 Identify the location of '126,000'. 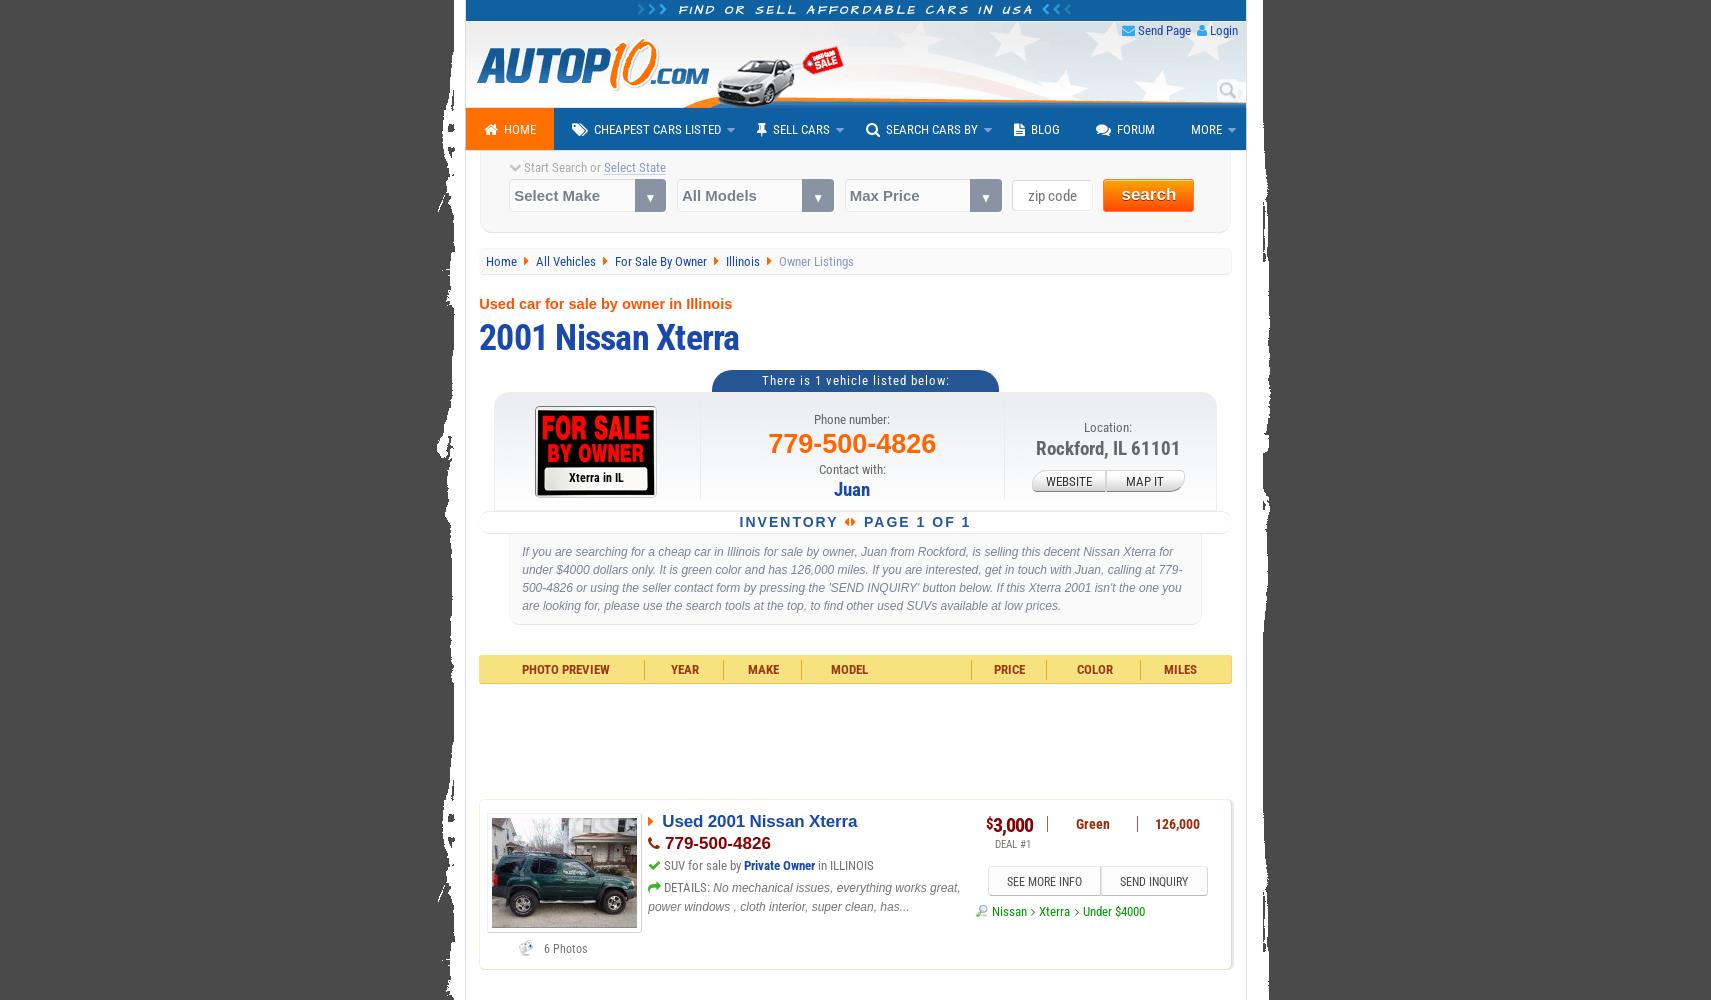
(1176, 823).